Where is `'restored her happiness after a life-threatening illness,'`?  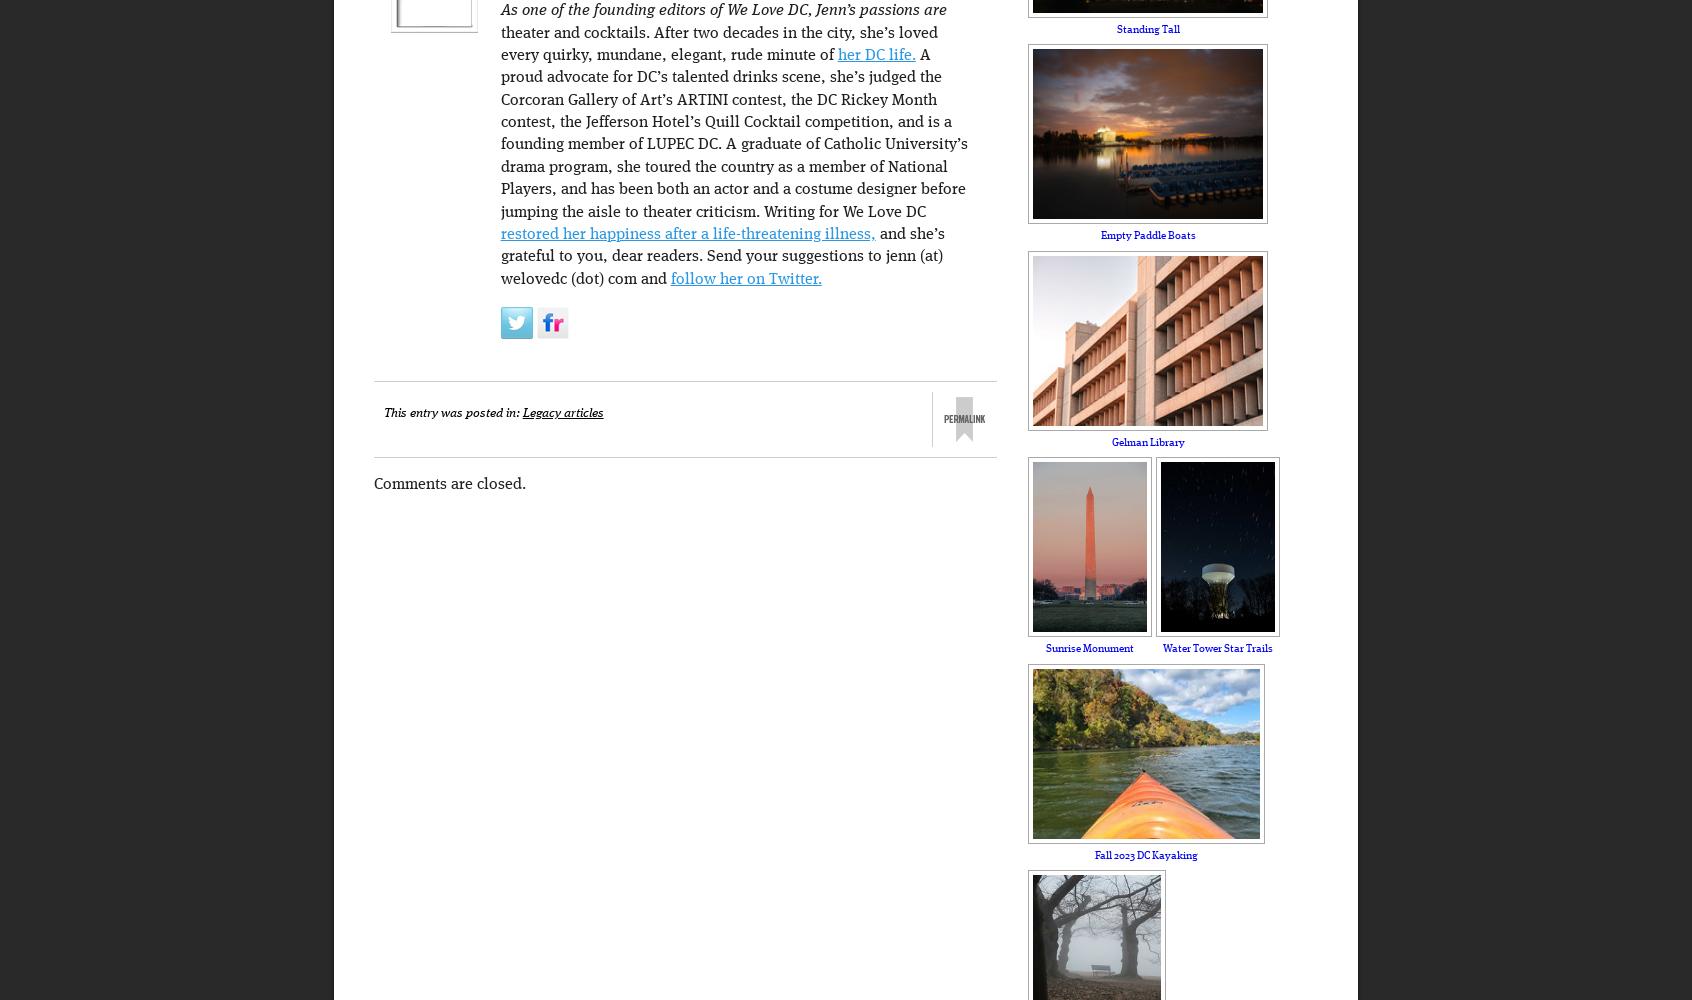 'restored her happiness after a life-threatening illness,' is located at coordinates (687, 234).